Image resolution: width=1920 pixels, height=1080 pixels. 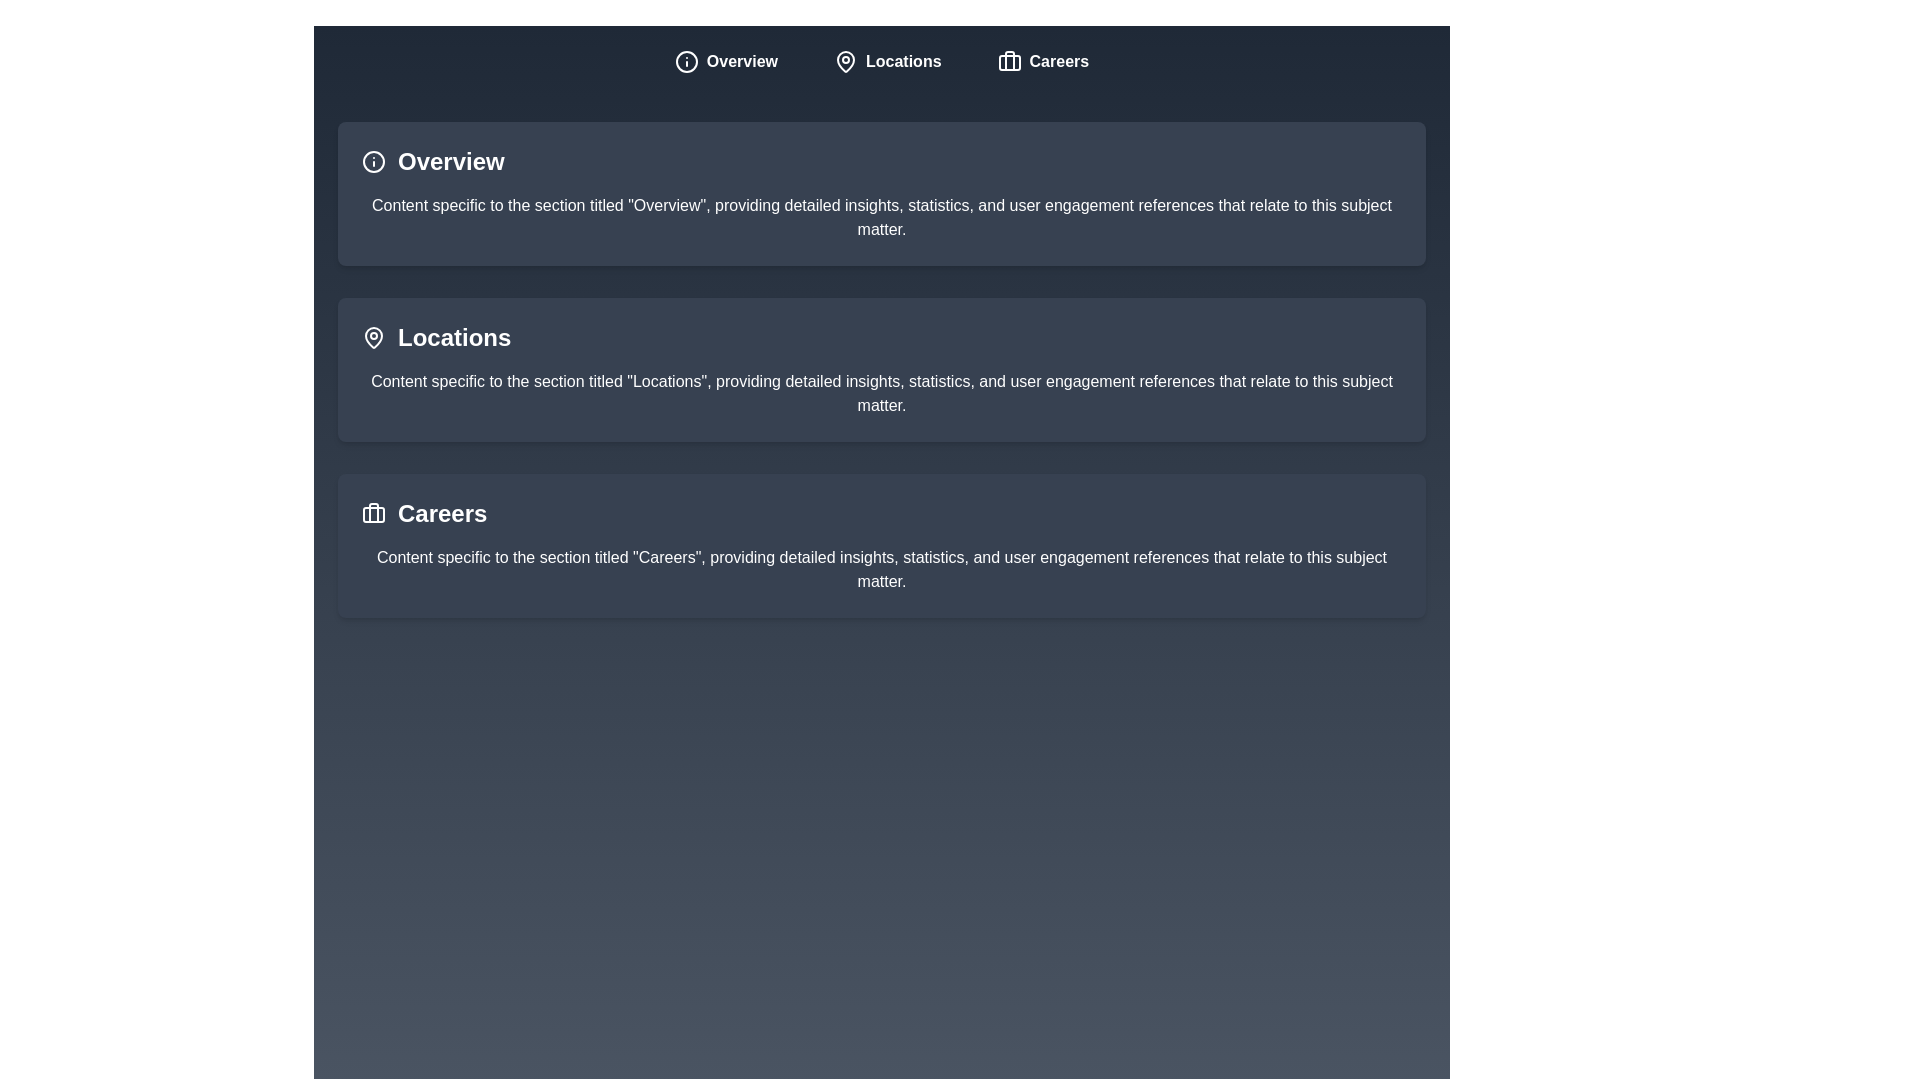 I want to click on the location marker icon situated in the header navigation bar, which is positioned to the left of the 'Locations' text, so click(x=845, y=60).